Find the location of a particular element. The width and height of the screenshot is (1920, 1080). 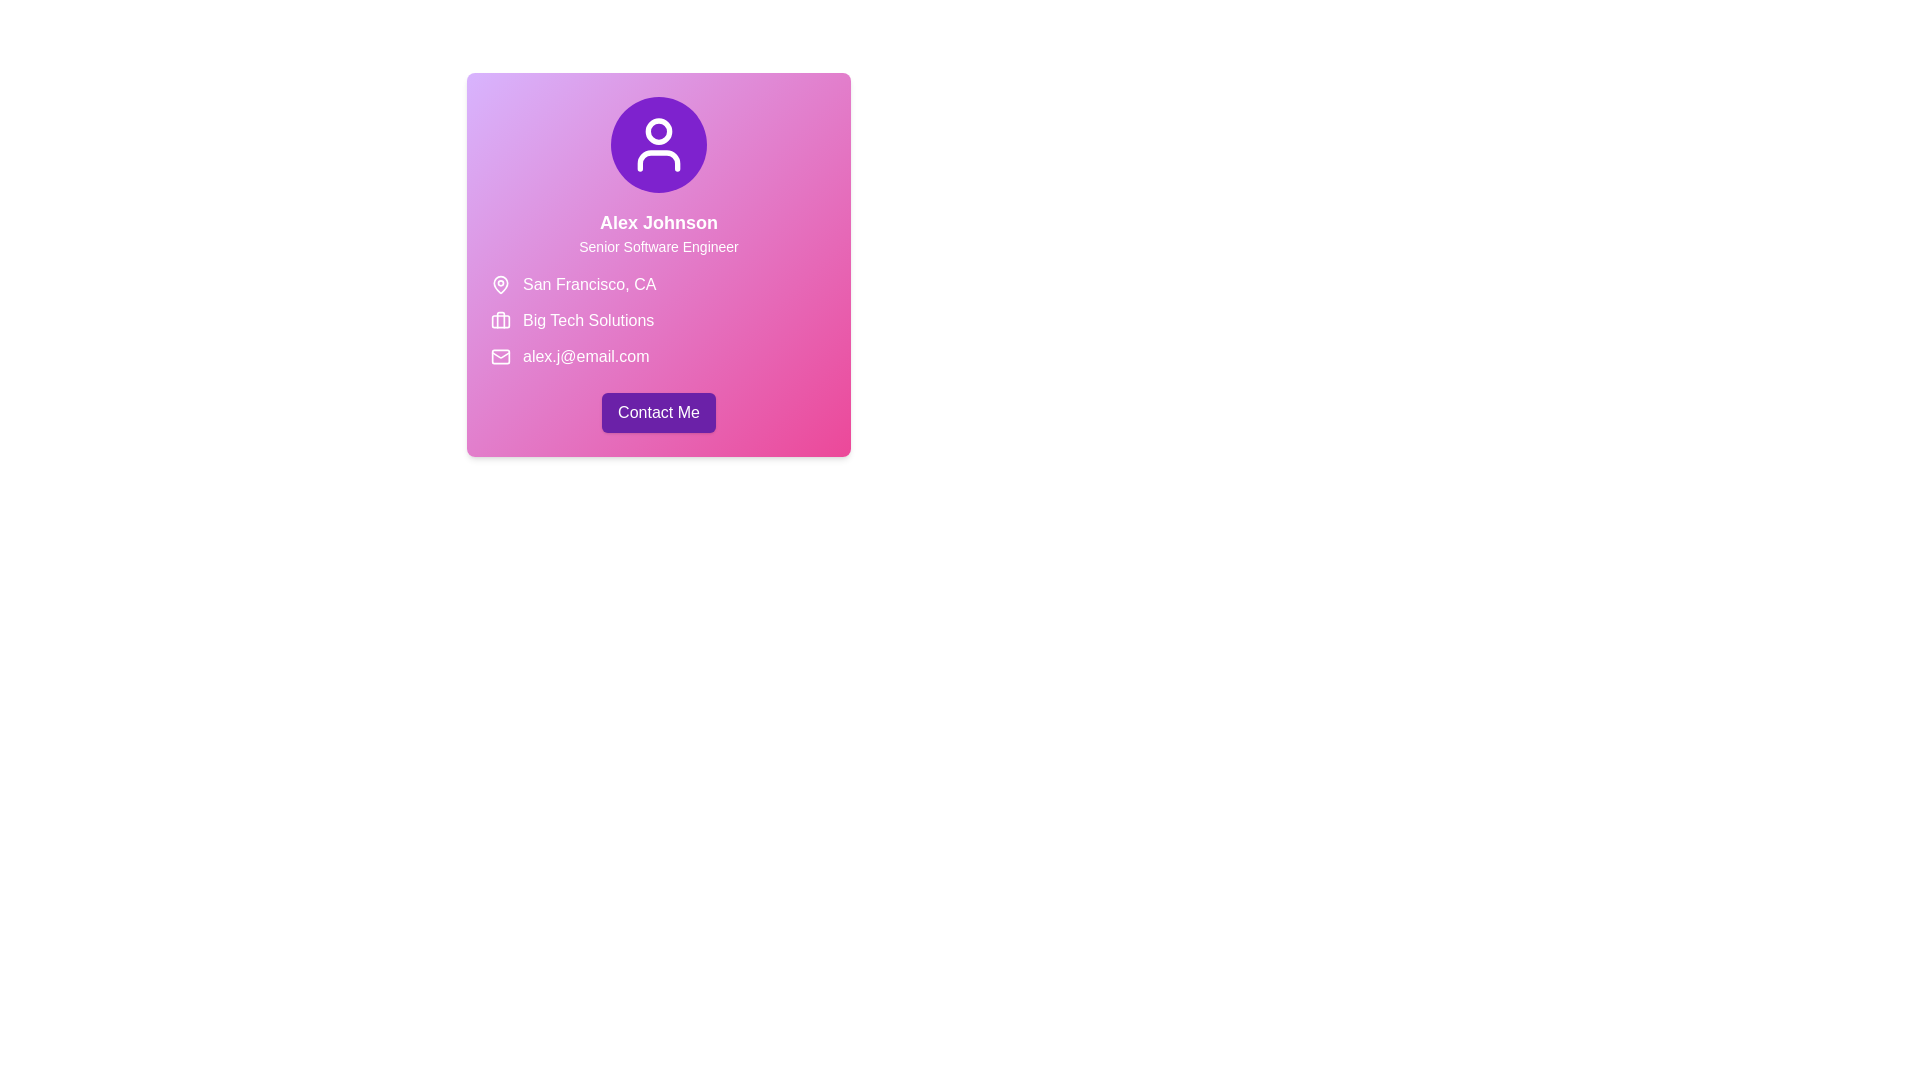

the lower rectangular part of the briefcase icon, which is a vector graphic with rounded corners and no text content is located at coordinates (500, 319).